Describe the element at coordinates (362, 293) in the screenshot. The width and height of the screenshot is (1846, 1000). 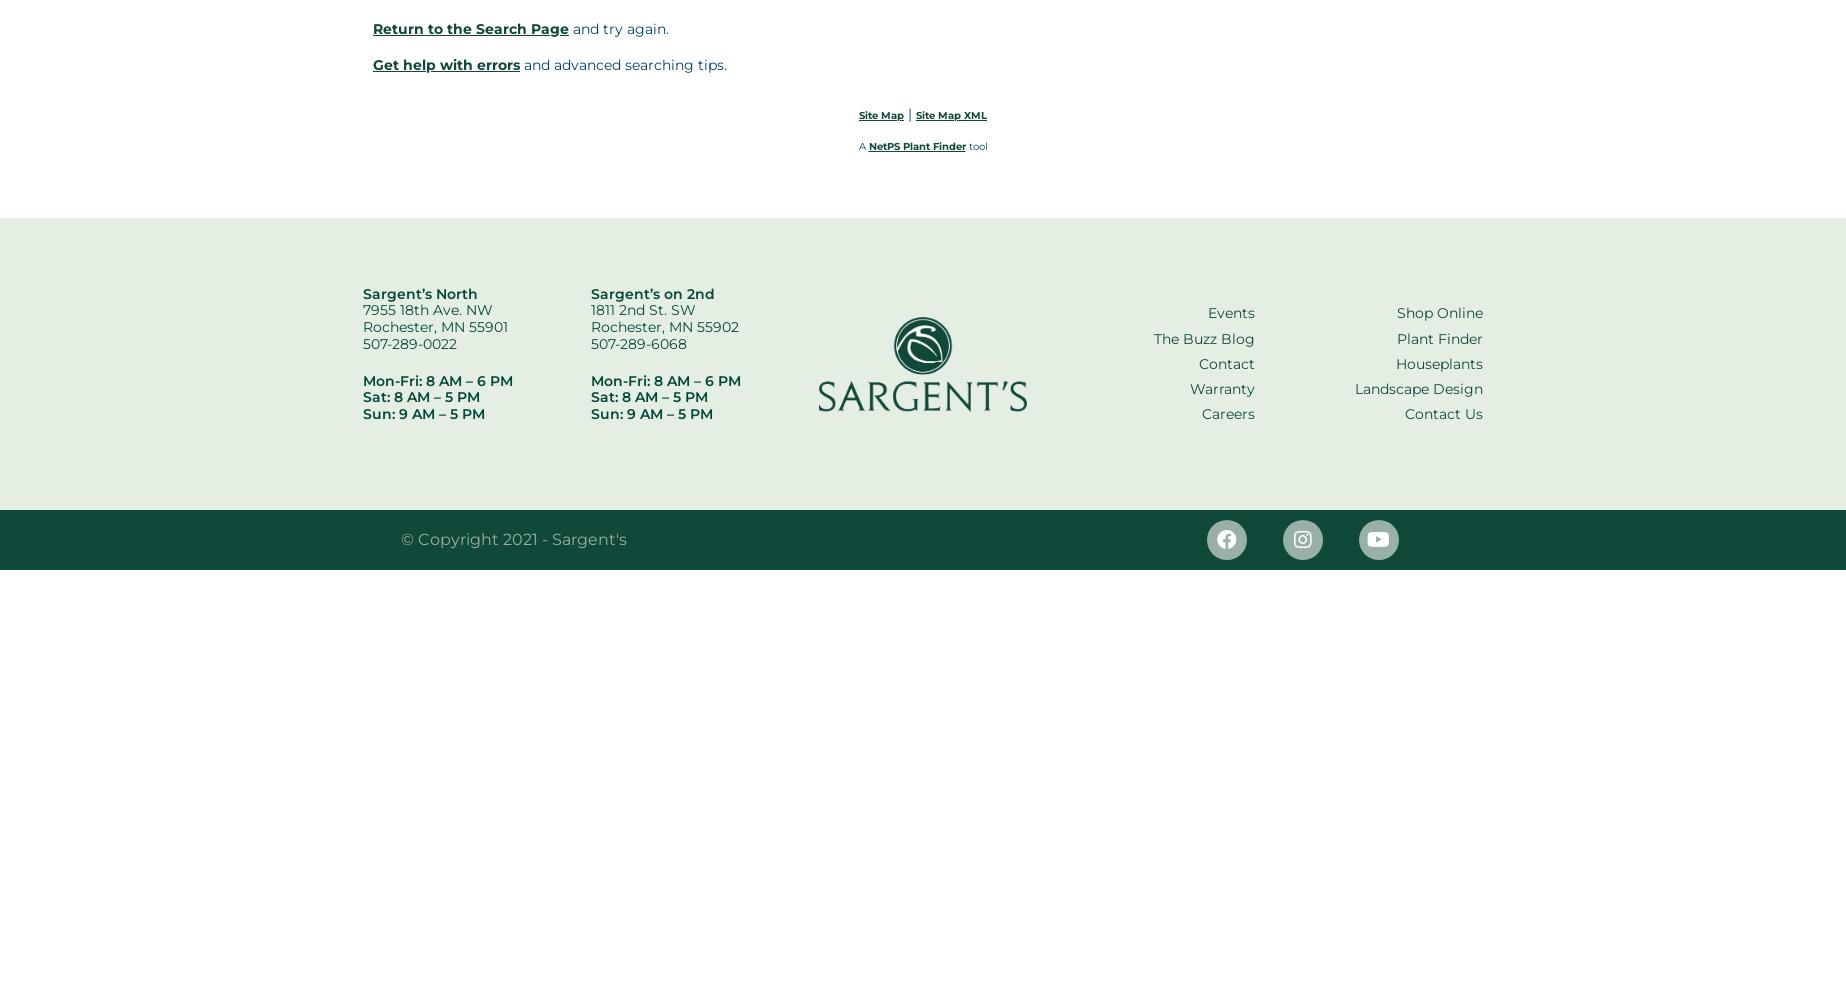
I see `'Sargent’s North'` at that location.